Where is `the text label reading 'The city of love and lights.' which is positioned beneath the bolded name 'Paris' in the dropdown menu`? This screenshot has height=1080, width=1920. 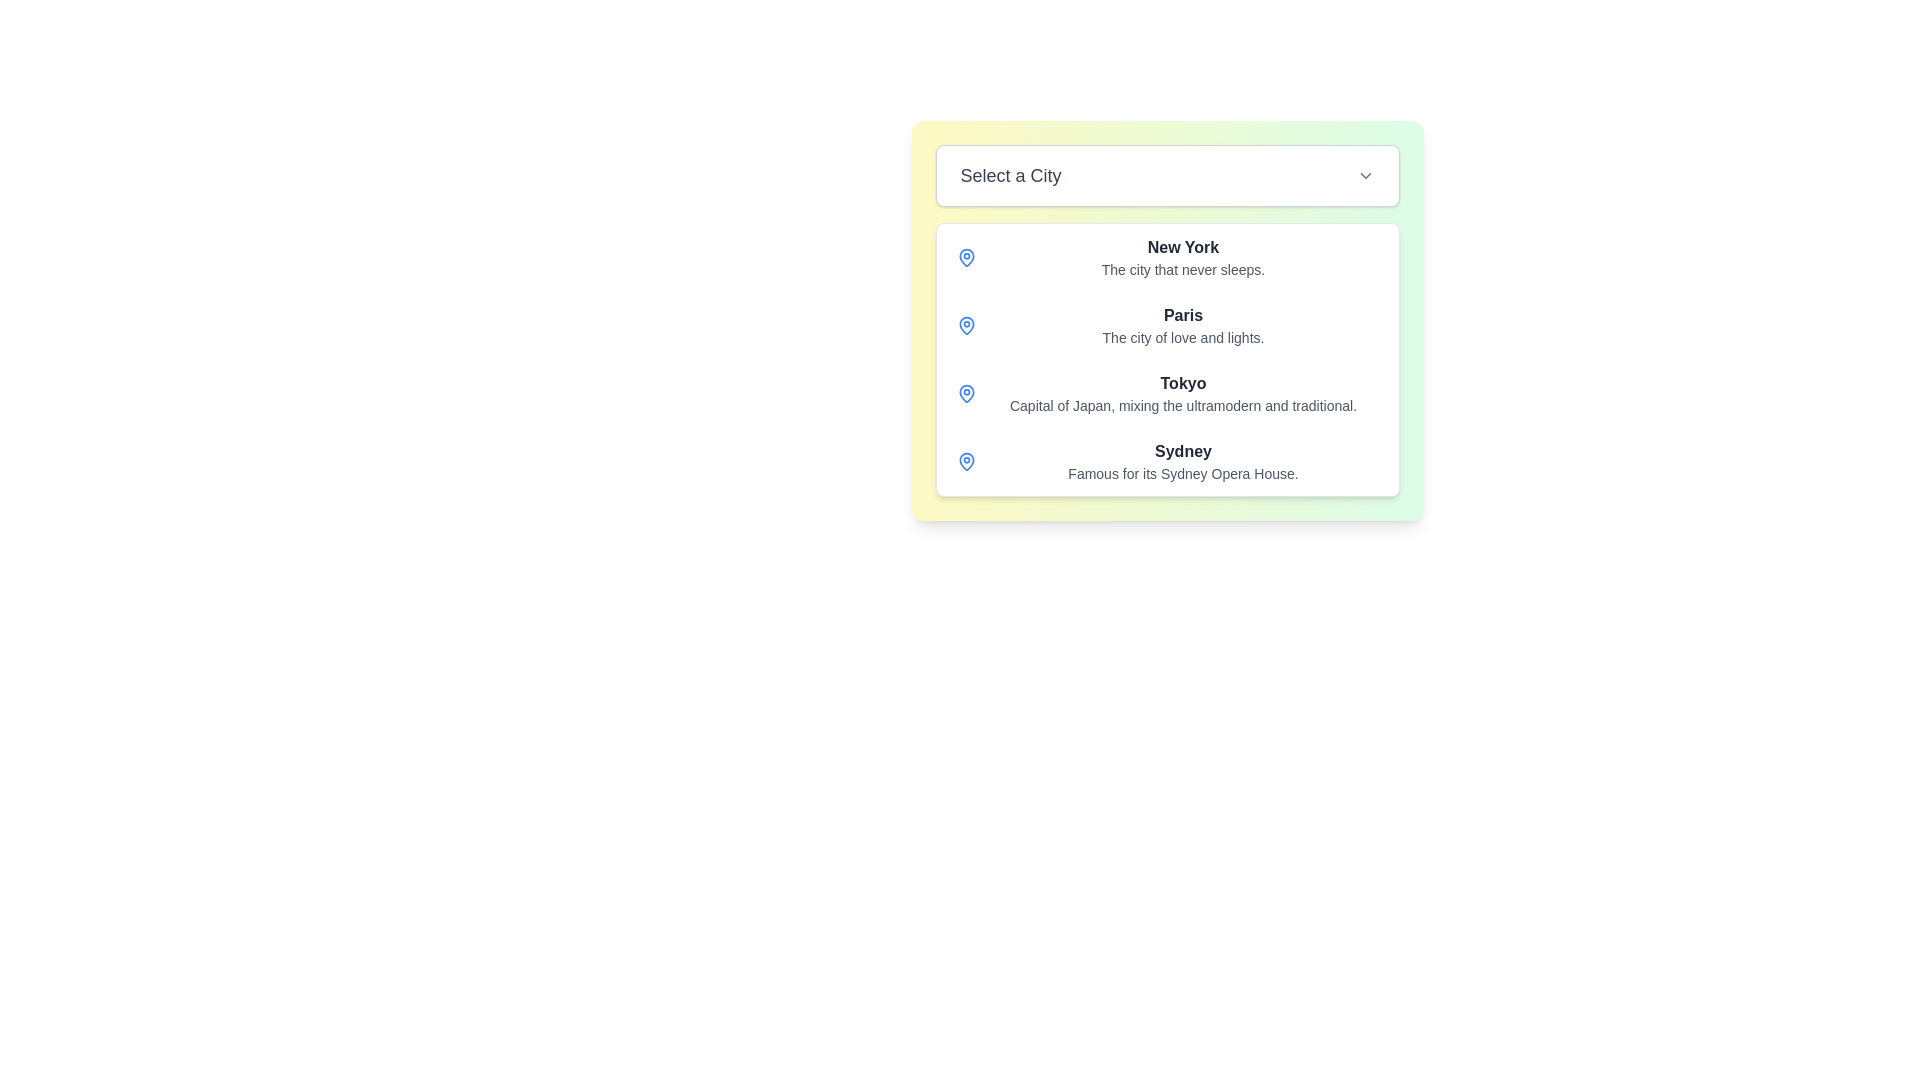
the text label reading 'The city of love and lights.' which is positioned beneath the bolded name 'Paris' in the dropdown menu is located at coordinates (1183, 337).